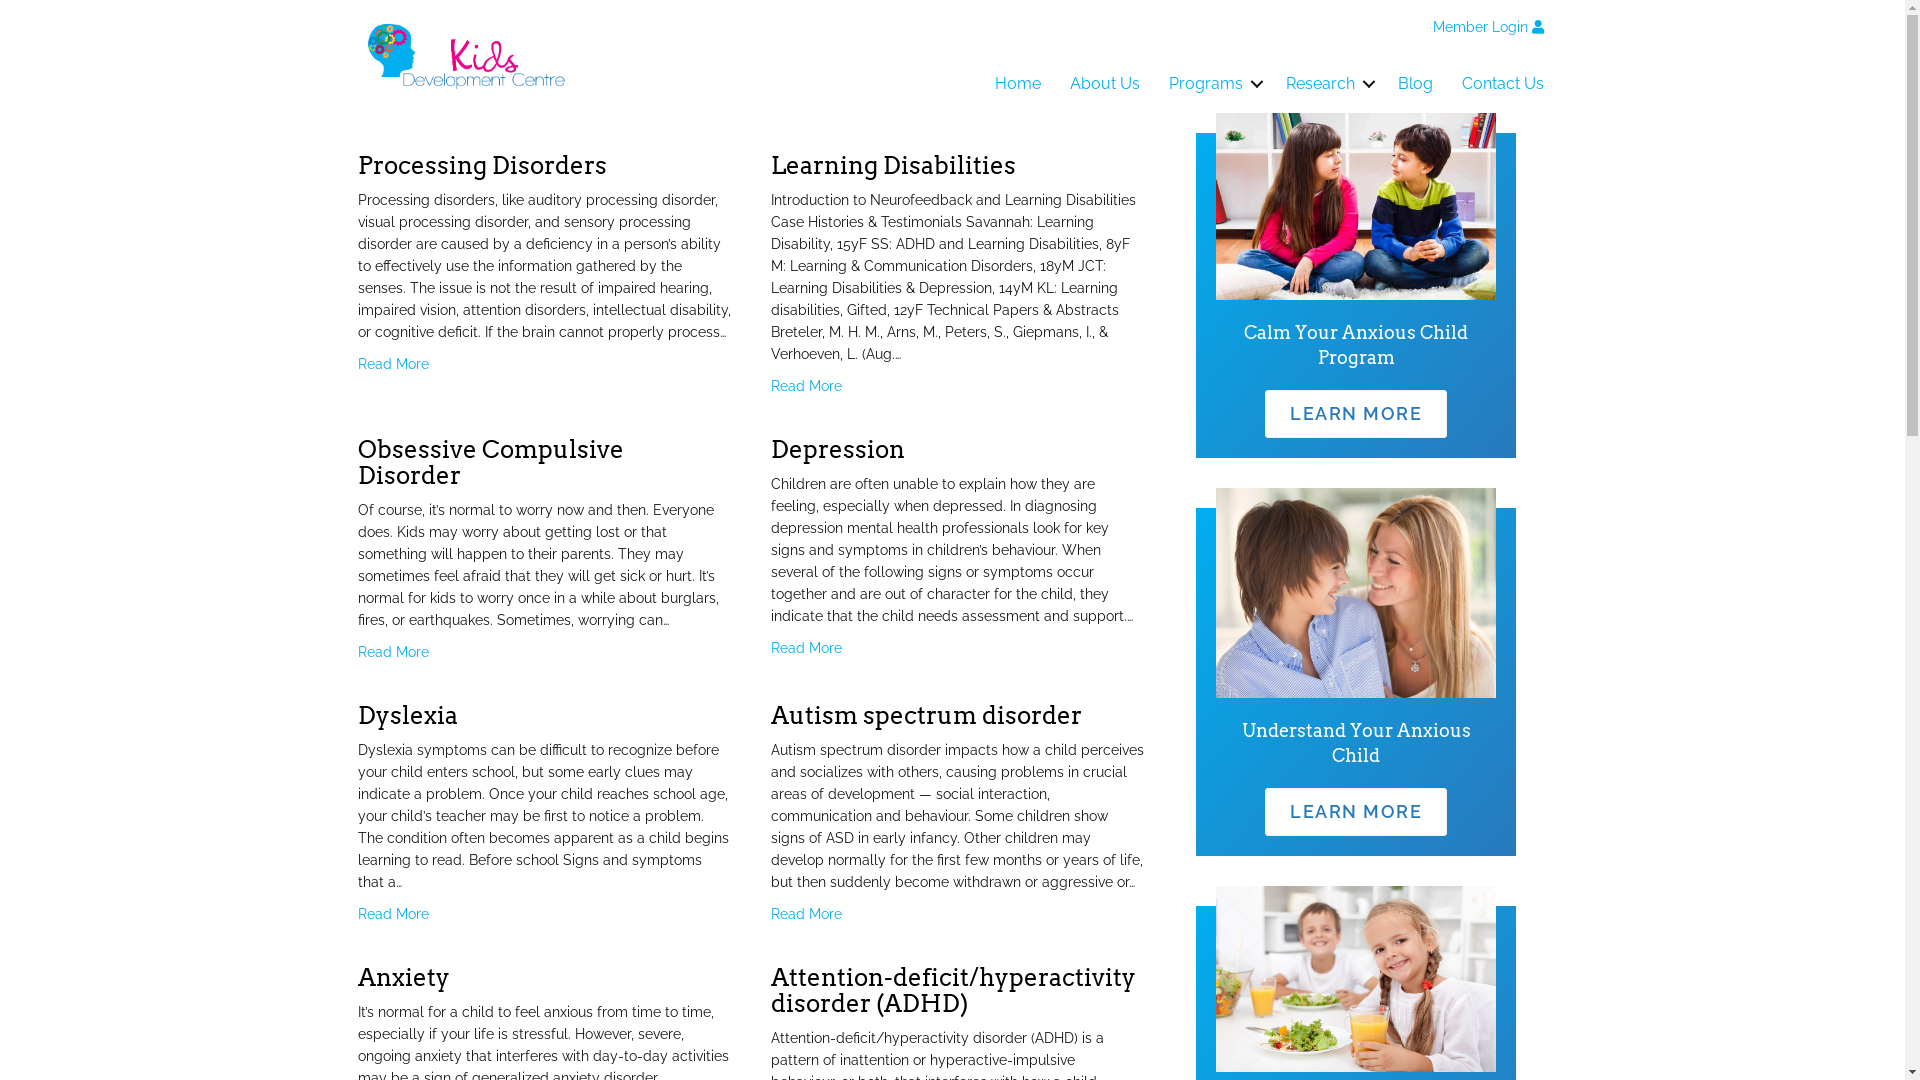 The image size is (1920, 1080). Describe the element at coordinates (1356, 206) in the screenshot. I see `'Two Kids Together'` at that location.